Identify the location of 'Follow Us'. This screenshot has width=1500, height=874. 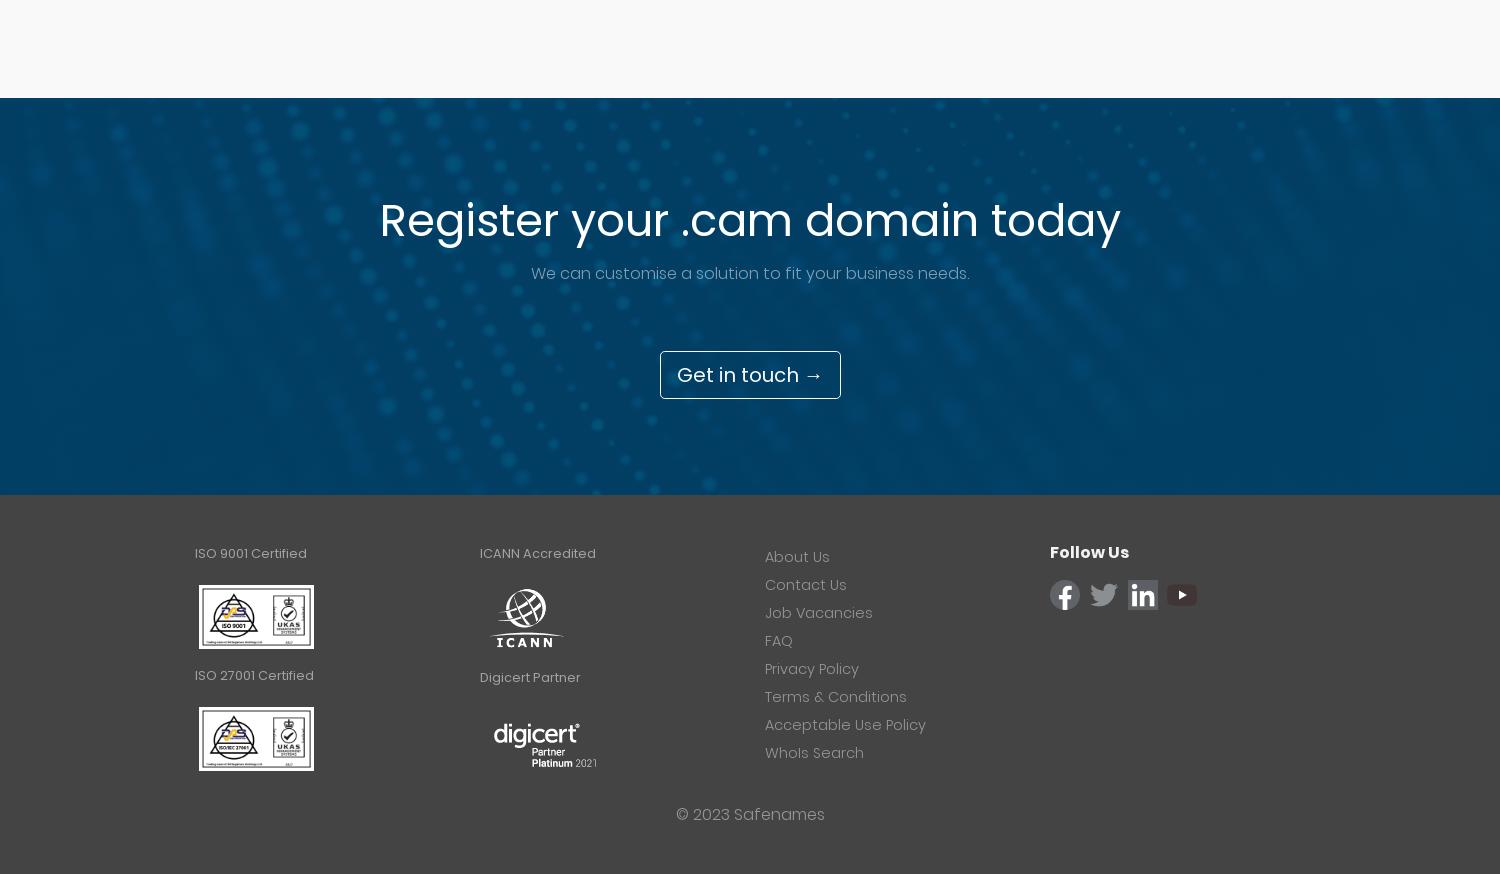
(1088, 552).